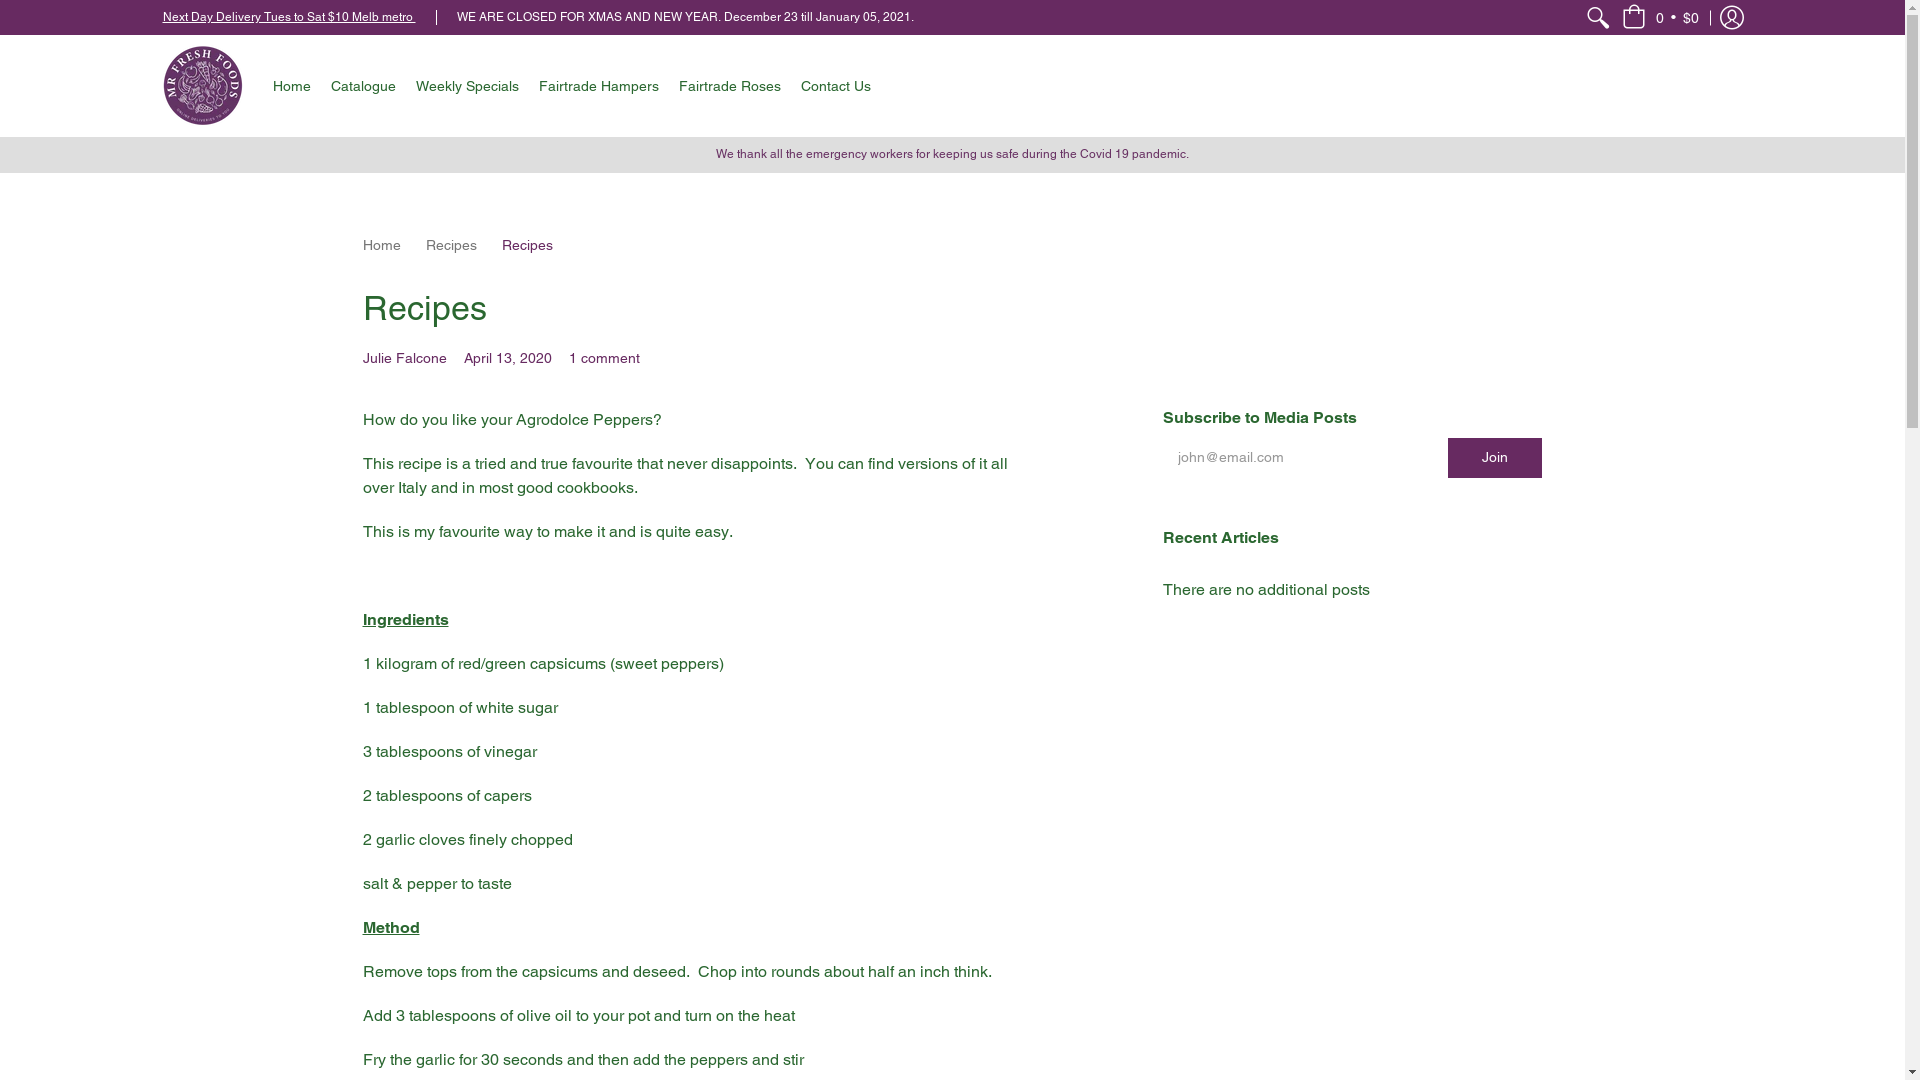 The height and width of the screenshot is (1080, 1920). Describe the element at coordinates (728, 84) in the screenshot. I see `'Fairtrade Roses'` at that location.